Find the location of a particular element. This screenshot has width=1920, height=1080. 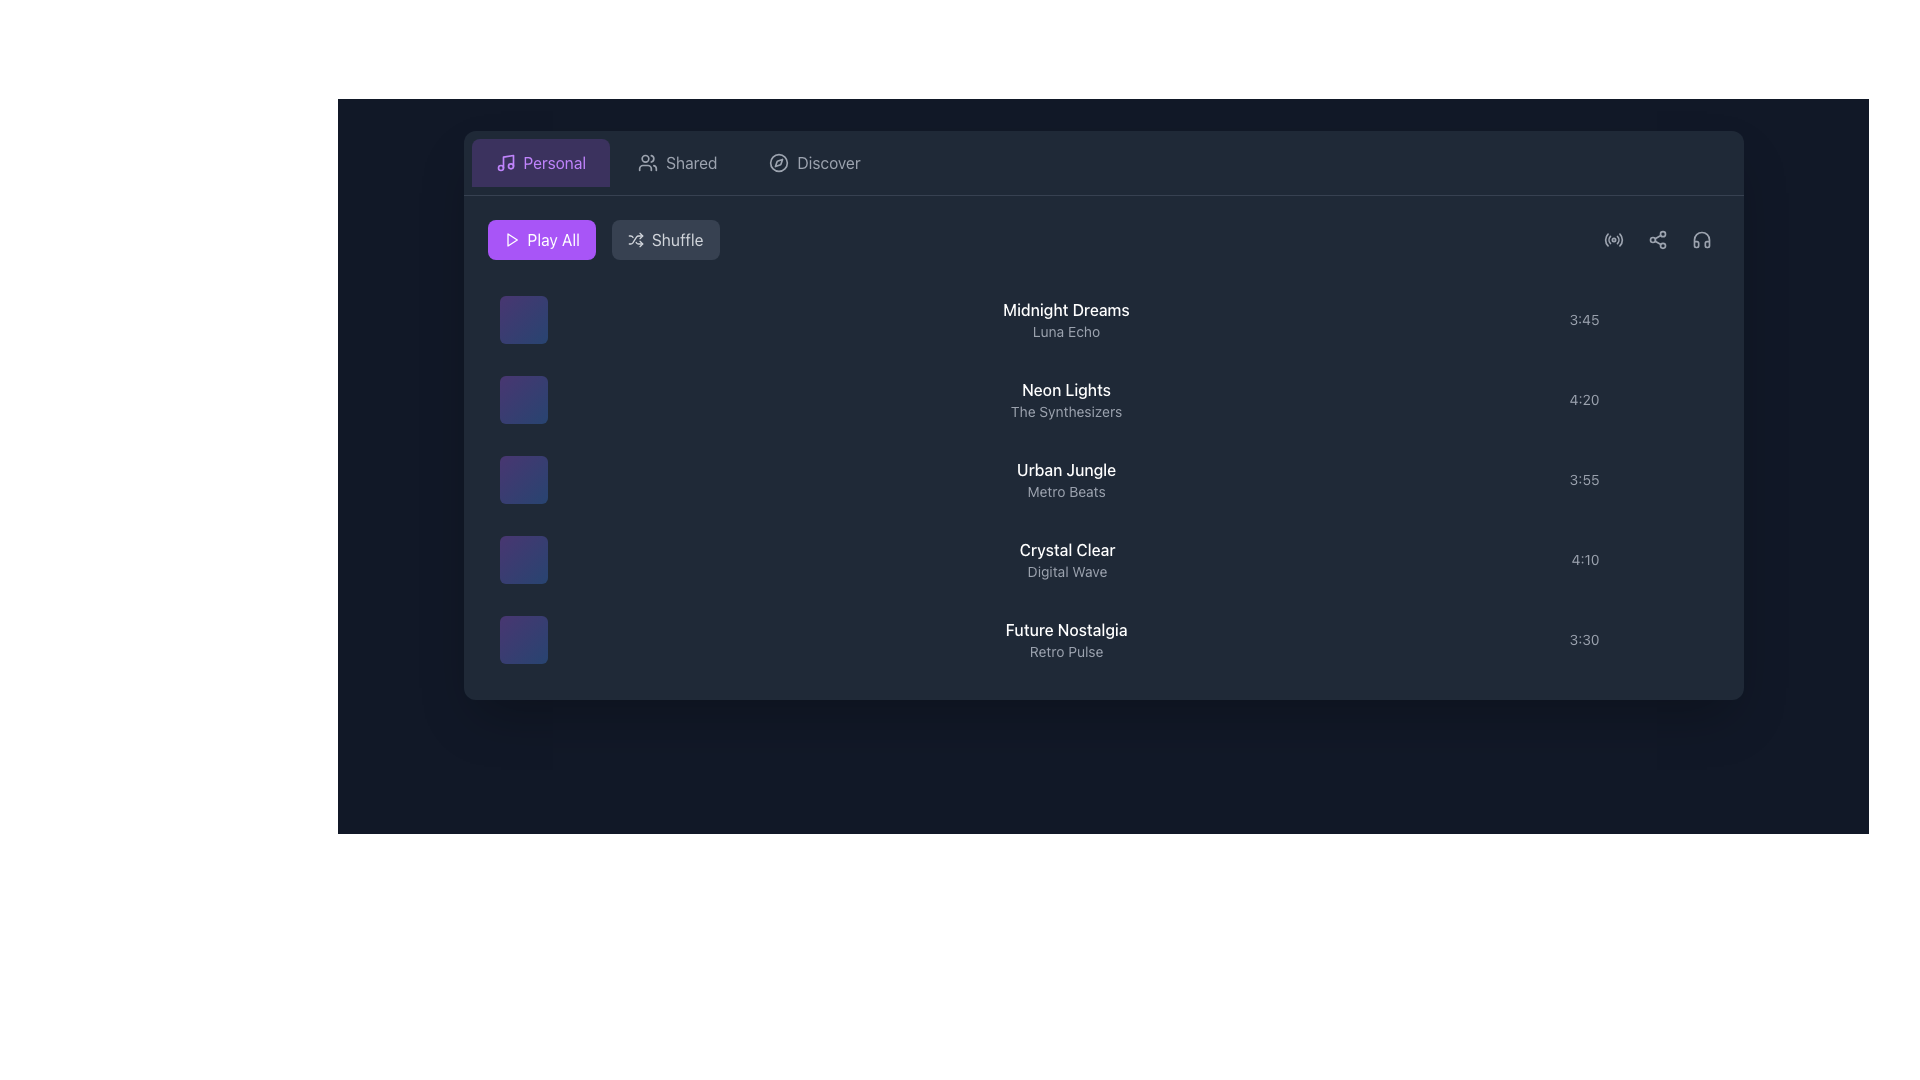

the text label displaying 'Future Nostalgia' which is styled with a white font on a dark background, located in the bottom section of the main content area is located at coordinates (1065, 628).